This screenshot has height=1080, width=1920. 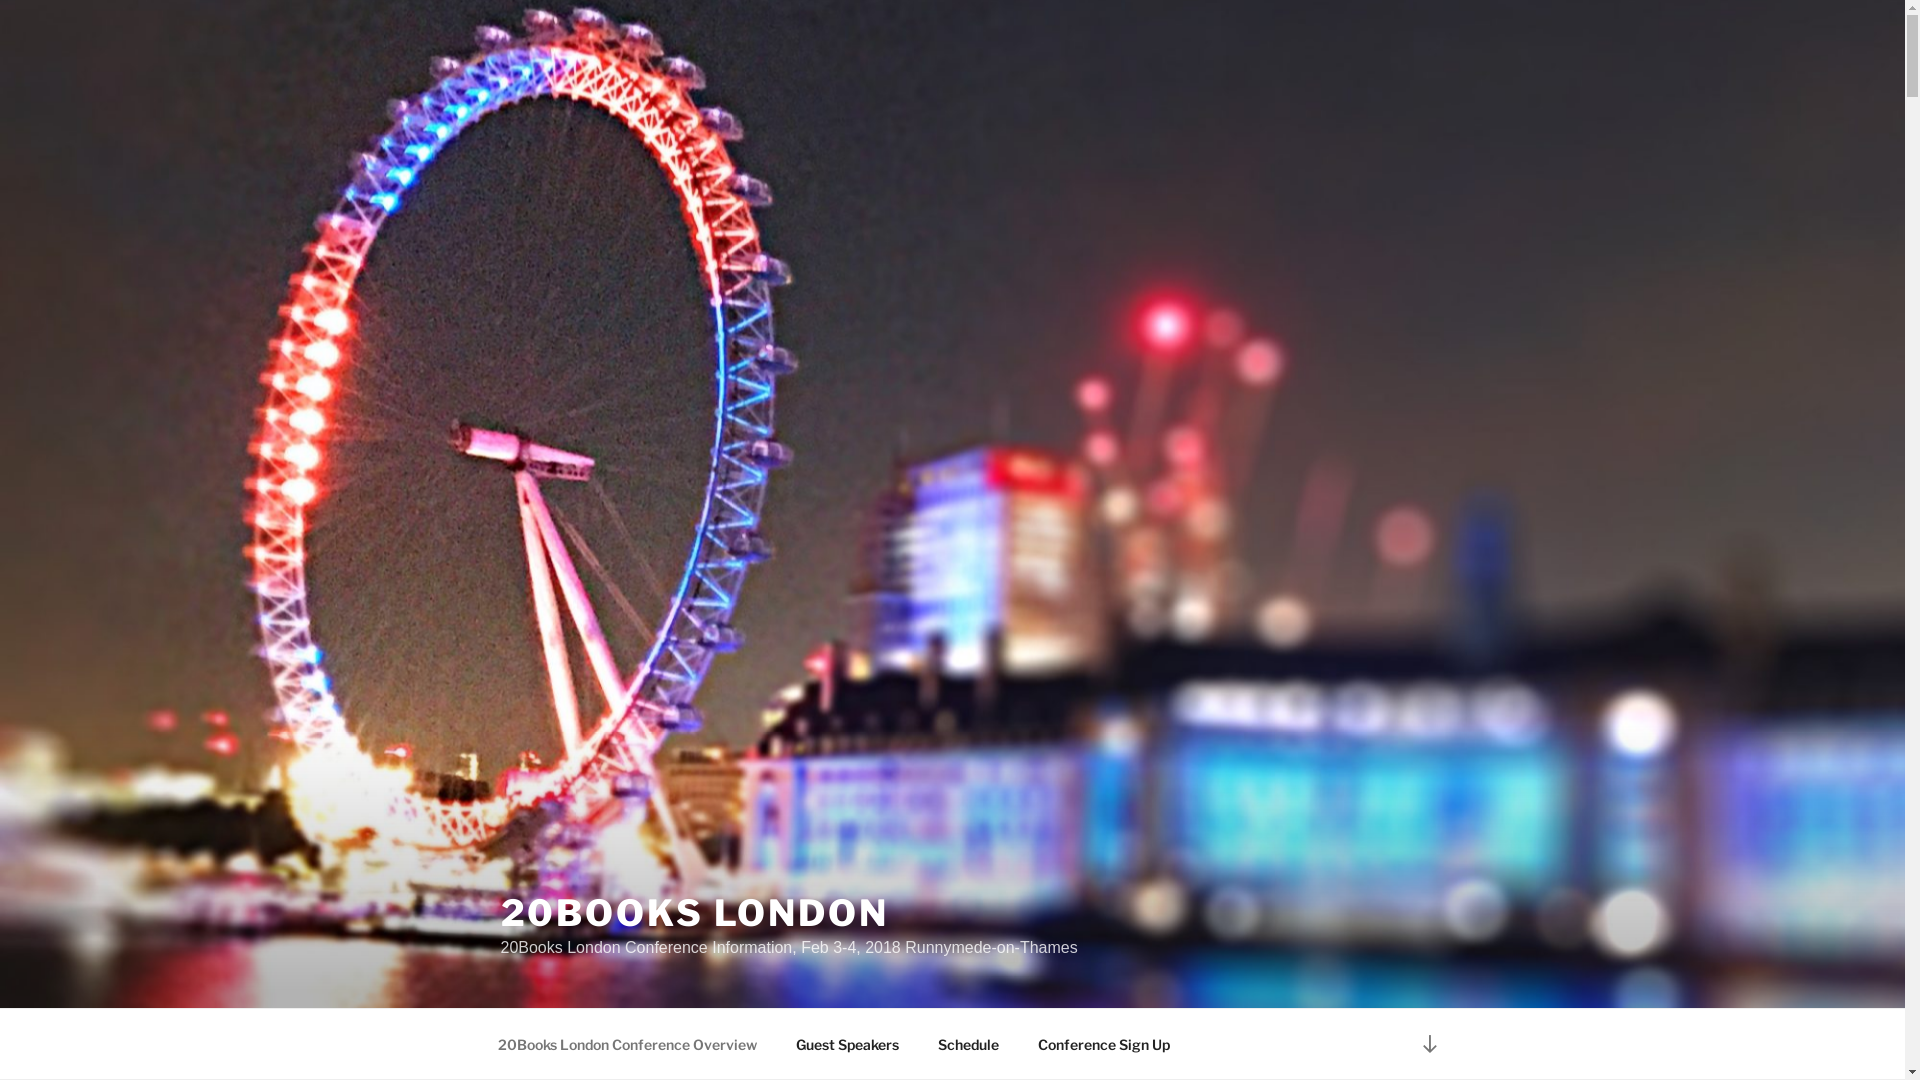 I want to click on 'Scroll down to content', so click(x=1428, y=1042).